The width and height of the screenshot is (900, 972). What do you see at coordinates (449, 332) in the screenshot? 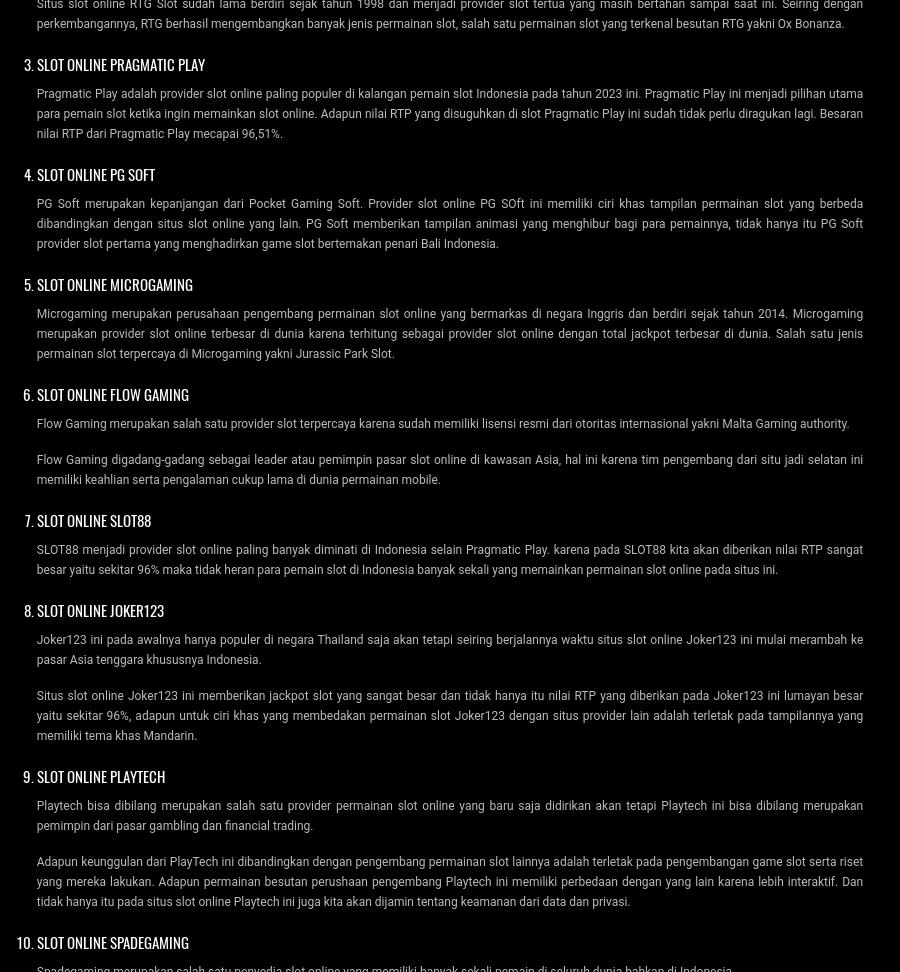
I see `'Microgaming merupakan perusahaan pengembang permainan slot online yang bermarkas di negara Inggris dan berdiri sejak tahun 2014. Microgaming merupakan provider slot online terbesar di dunia karena terhitung sebagai provider slot online dengan total jackpot terbesar di dunia. Salah satu jenis permainan slot terpercaya di Microgaming yakni Jurassic Park Slot.'` at bounding box center [449, 332].